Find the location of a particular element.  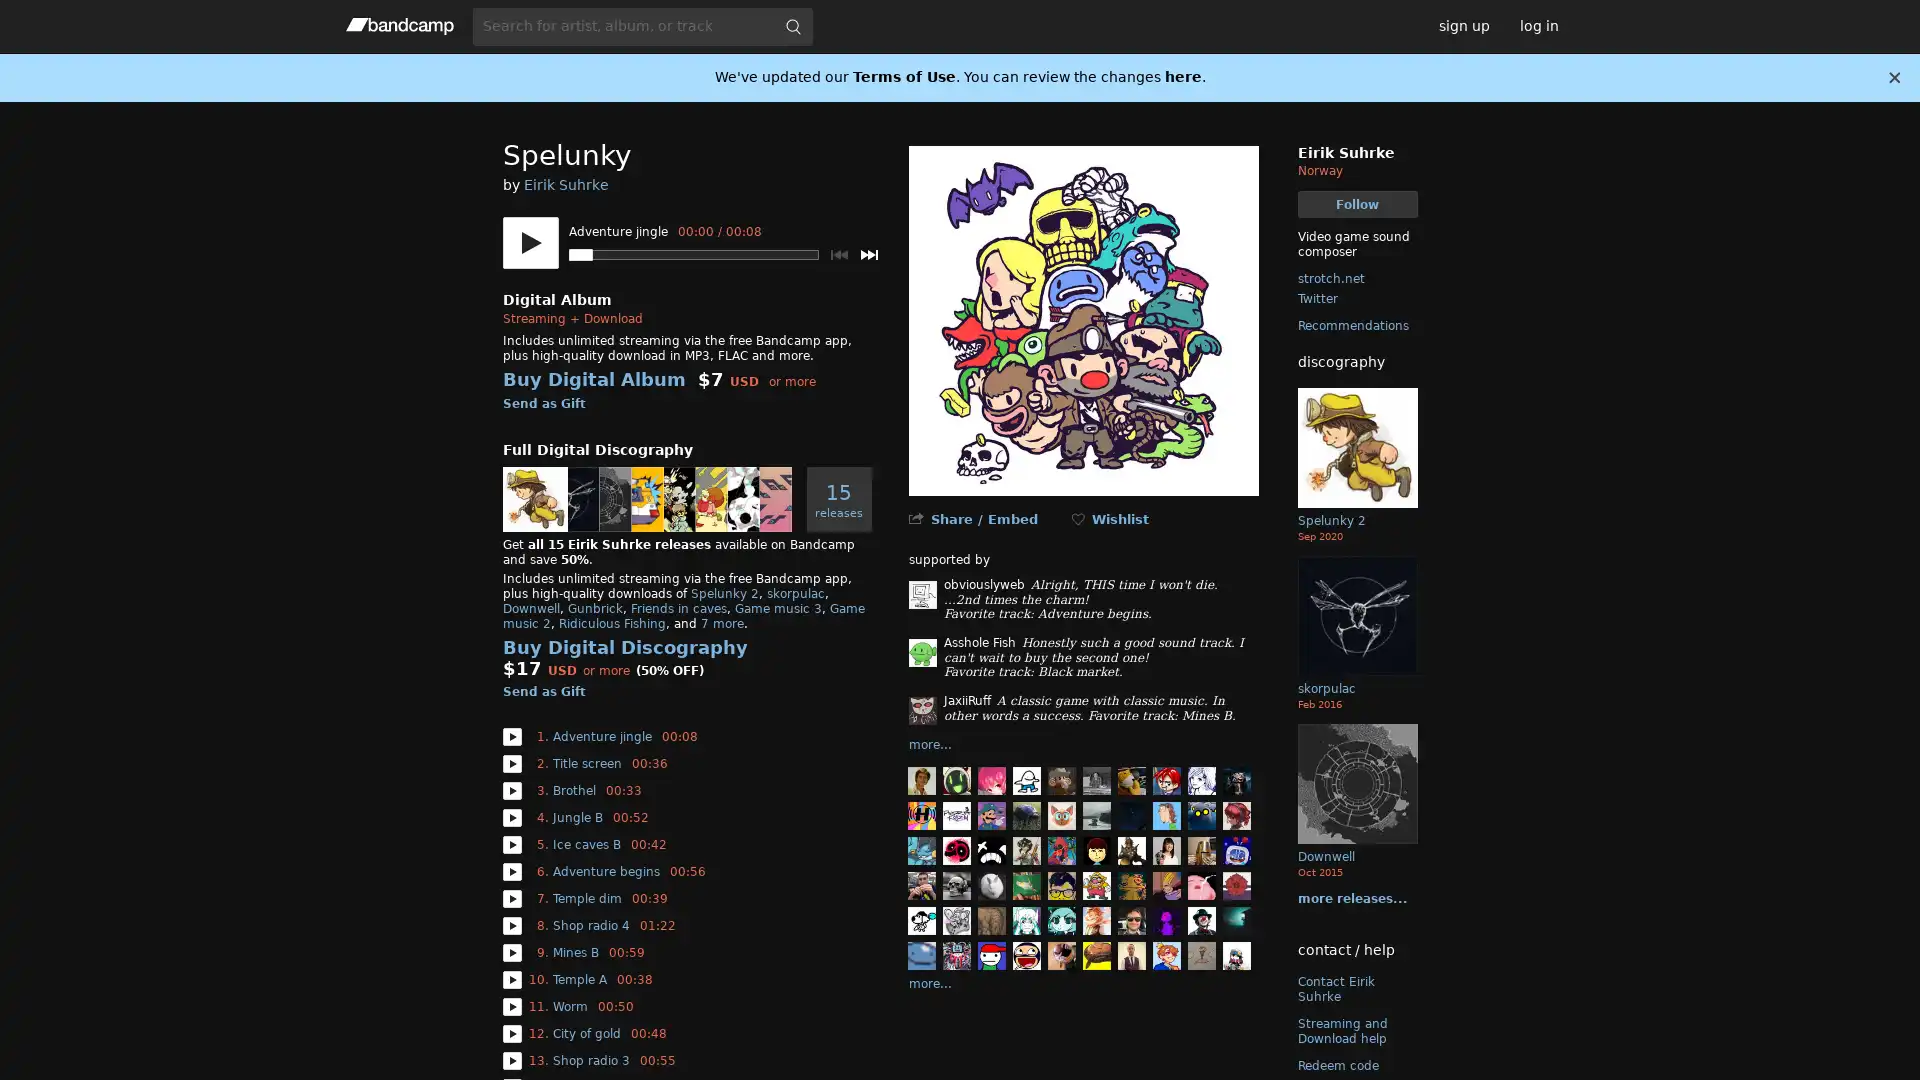

Next track is located at coordinates (868, 253).